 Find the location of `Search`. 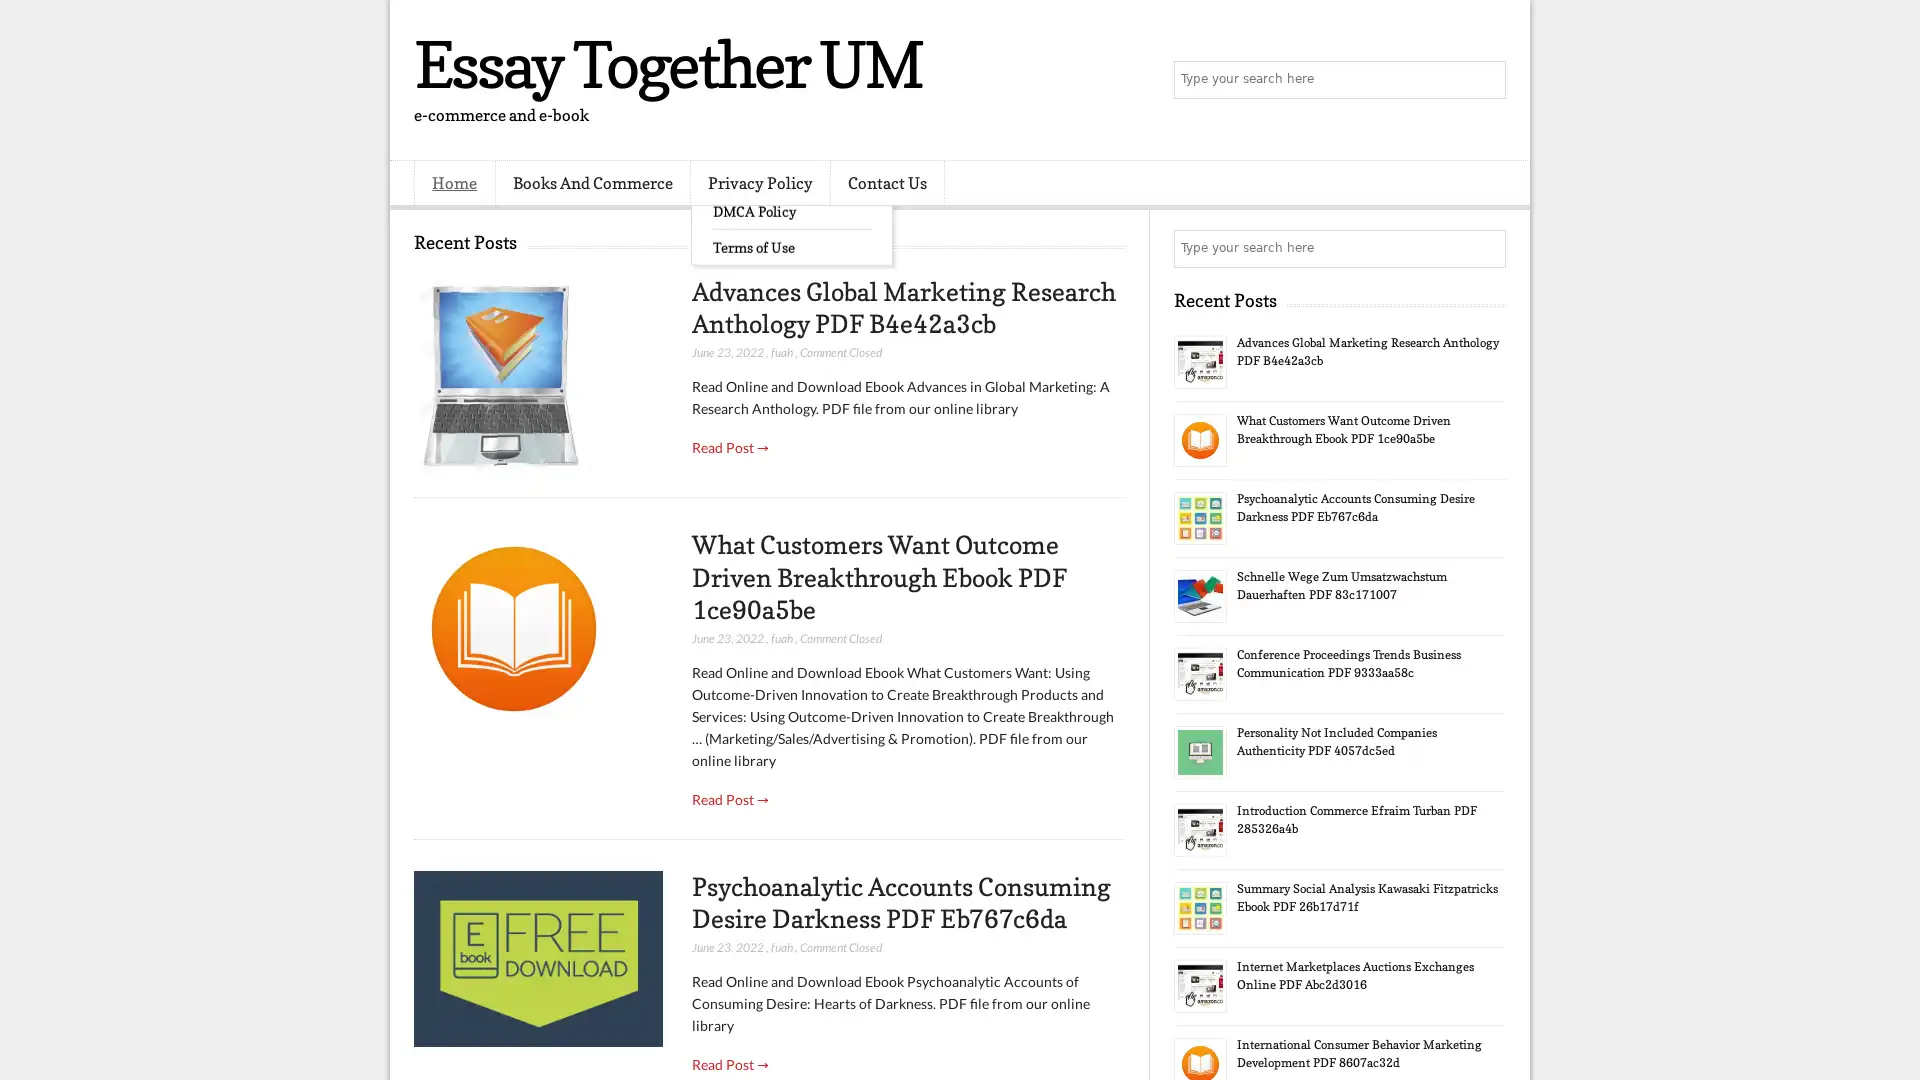

Search is located at coordinates (1485, 80).